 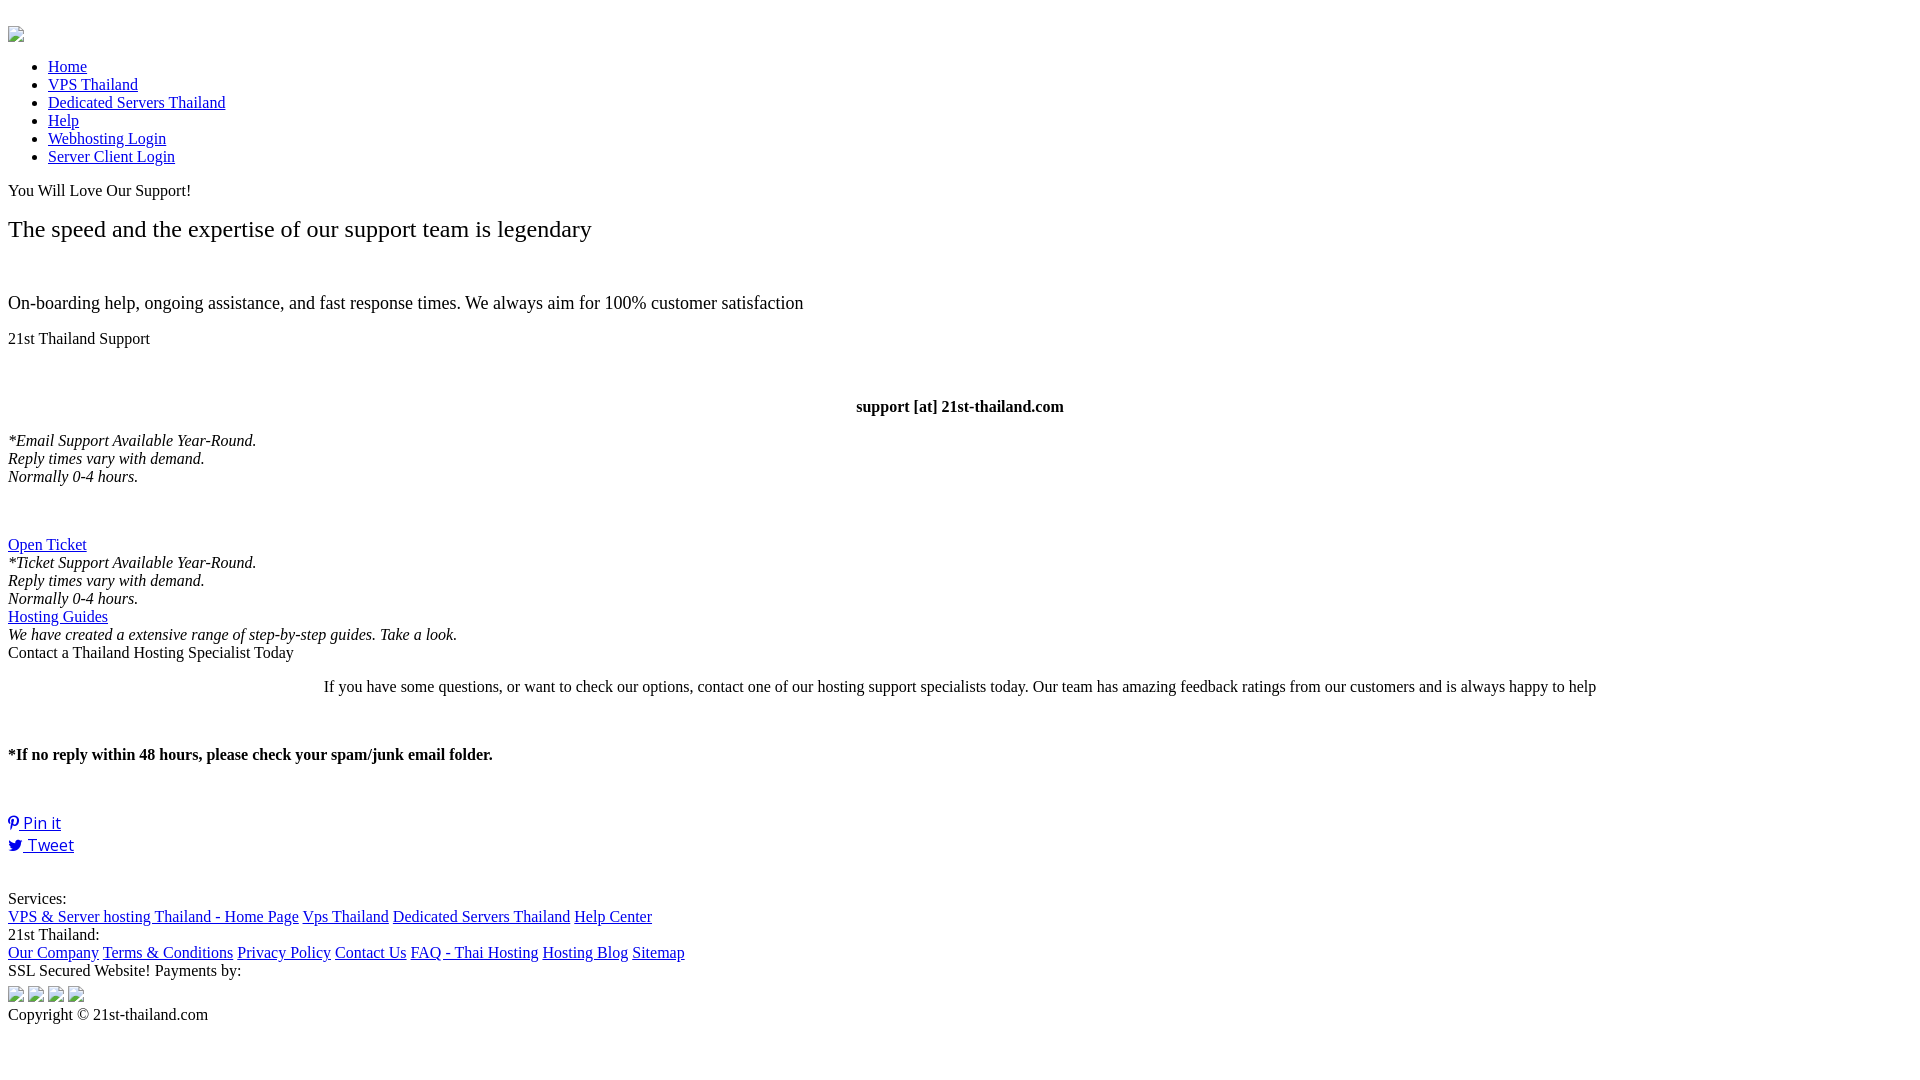 What do you see at coordinates (282, 951) in the screenshot?
I see `'Privacy Policy'` at bounding box center [282, 951].